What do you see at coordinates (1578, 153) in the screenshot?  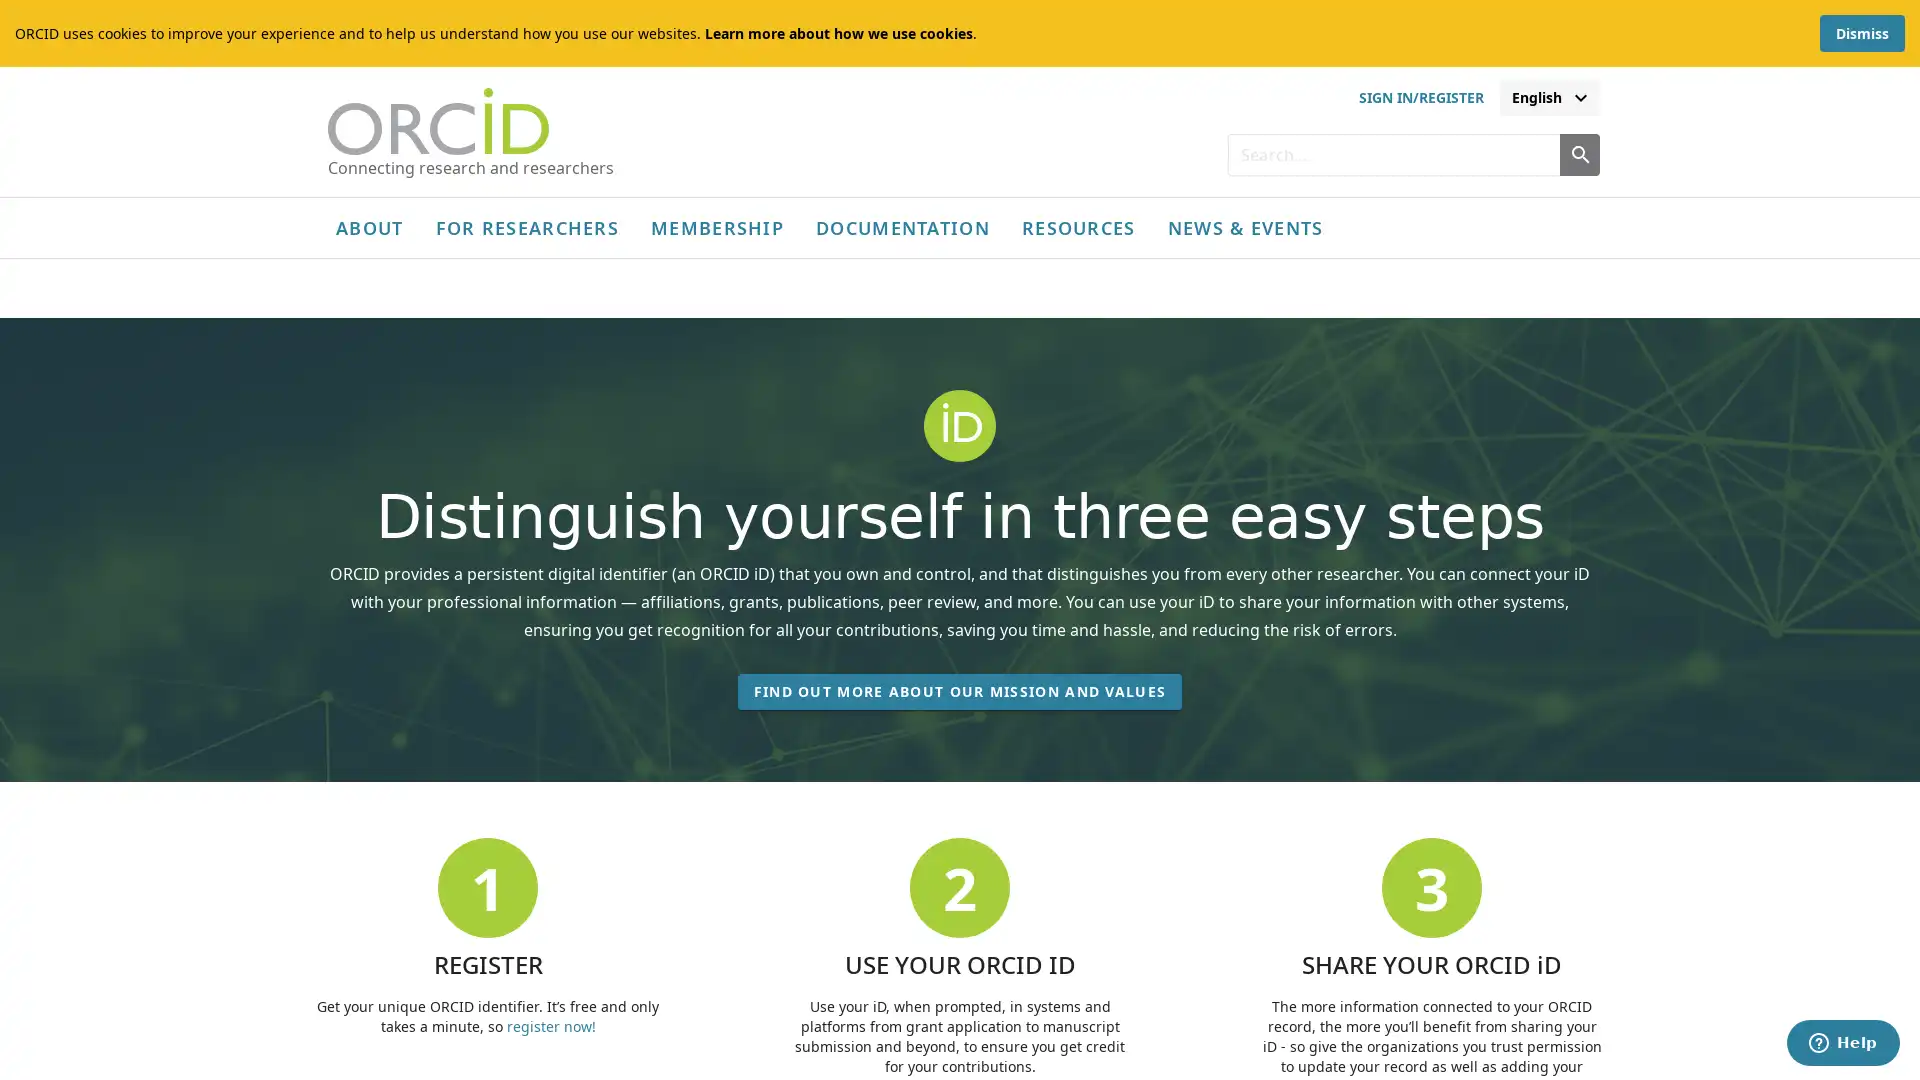 I see `Search` at bounding box center [1578, 153].